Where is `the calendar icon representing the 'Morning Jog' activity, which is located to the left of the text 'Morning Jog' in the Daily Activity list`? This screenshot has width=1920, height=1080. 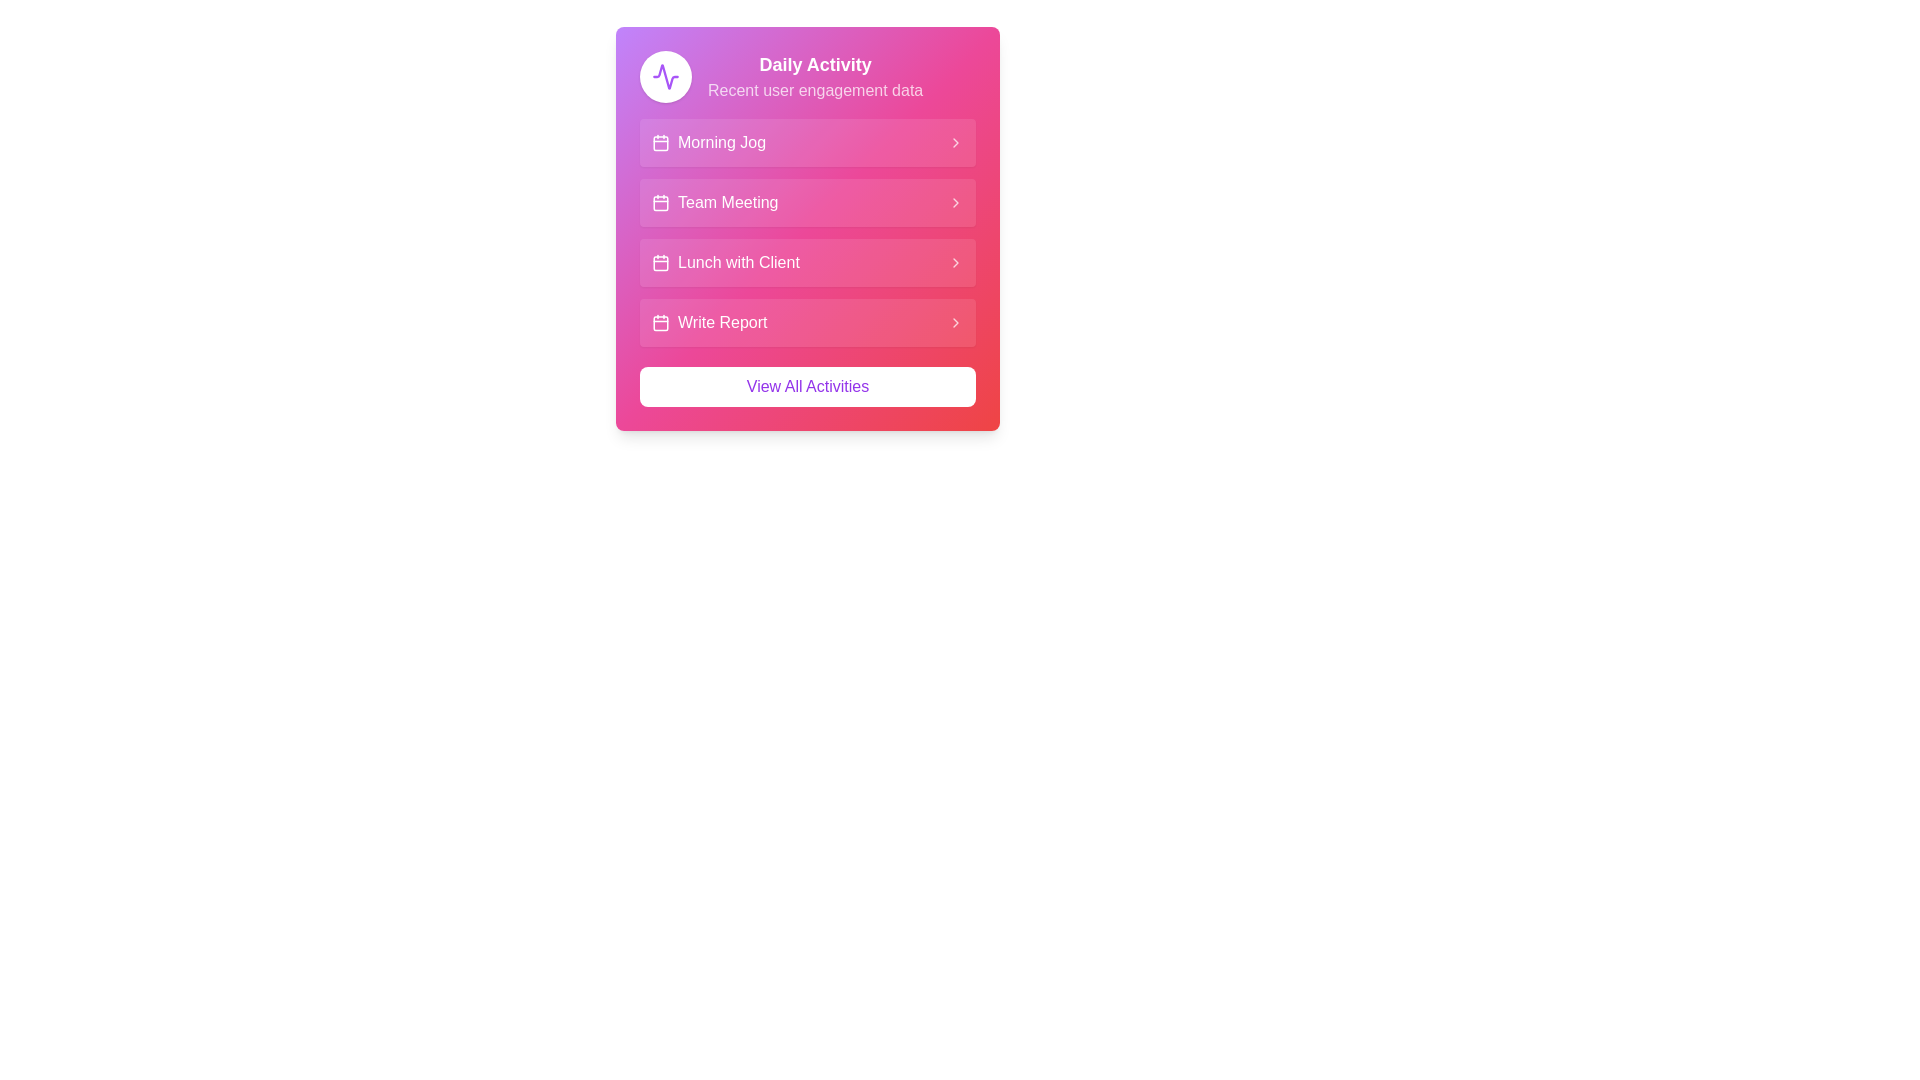 the calendar icon representing the 'Morning Jog' activity, which is located to the left of the text 'Morning Jog' in the Daily Activity list is located at coordinates (661, 141).